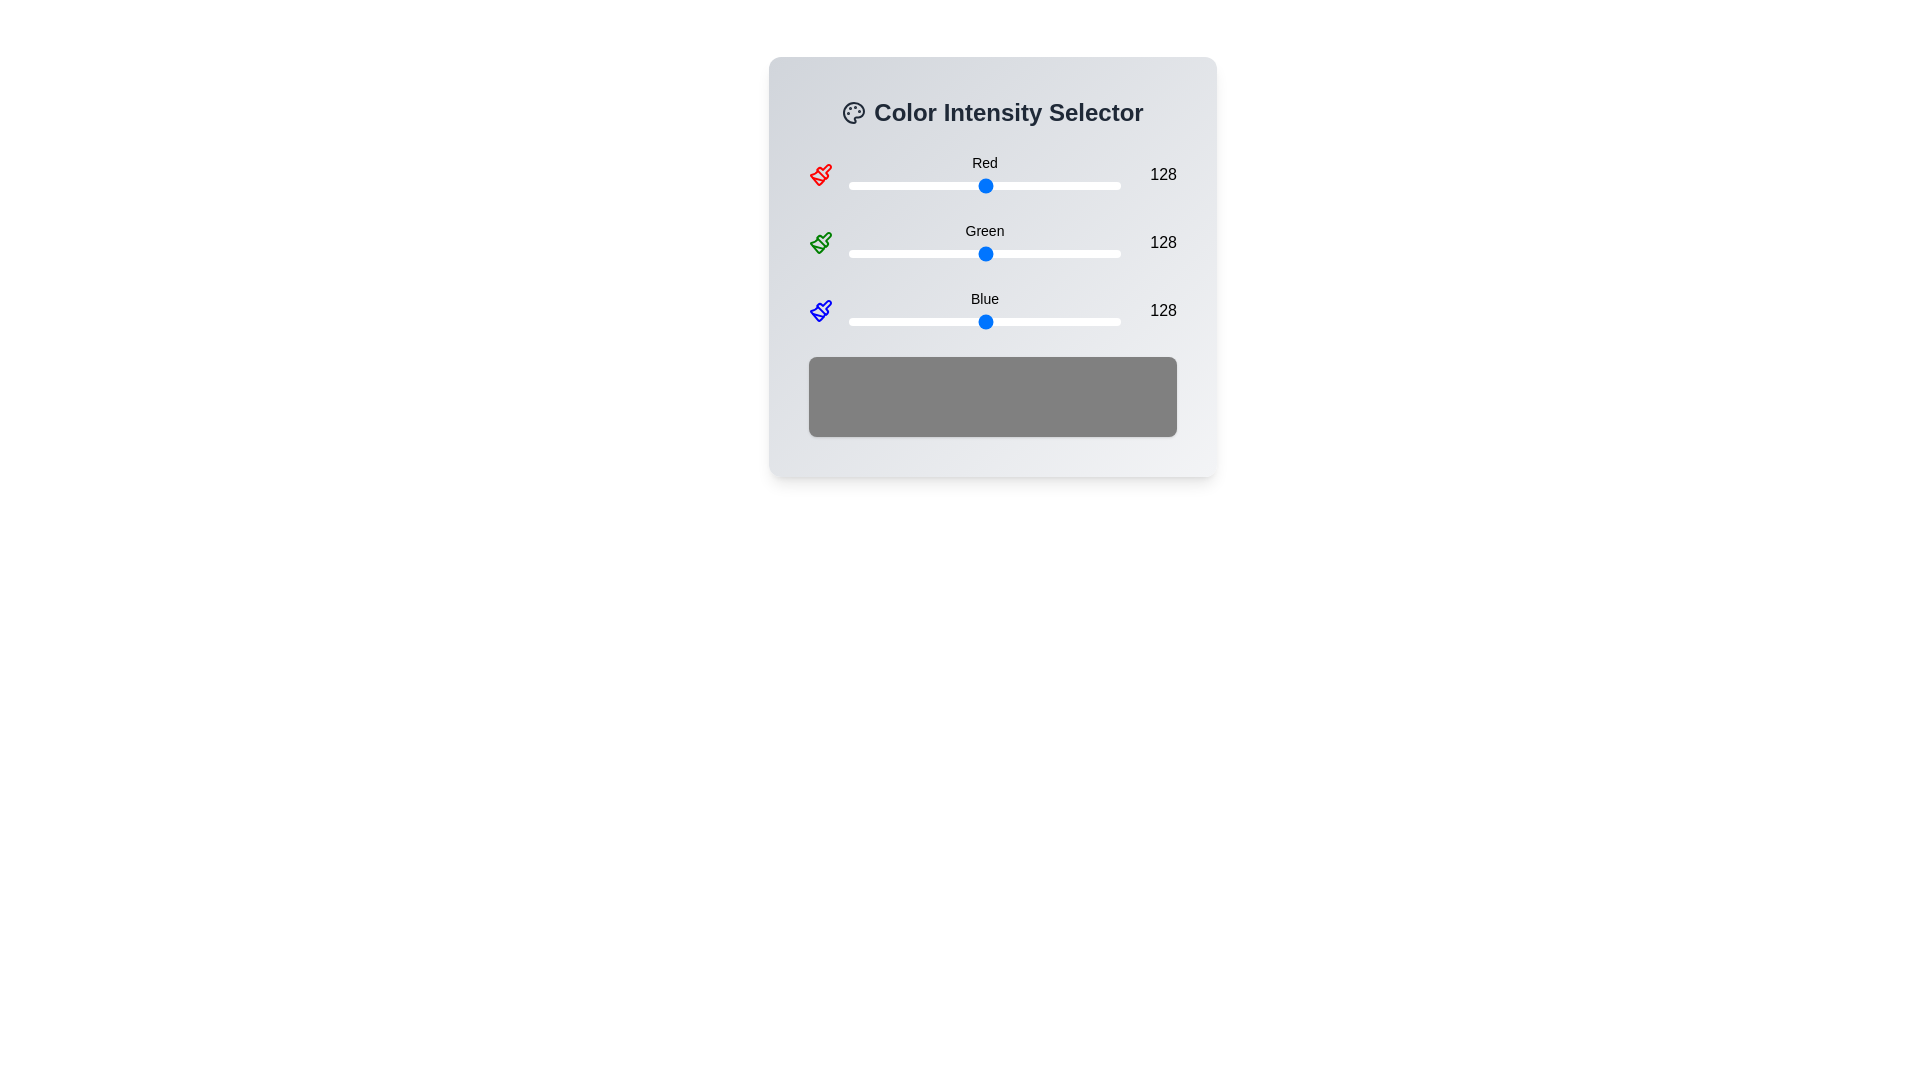 The height and width of the screenshot is (1080, 1920). I want to click on green intensity, so click(878, 253).